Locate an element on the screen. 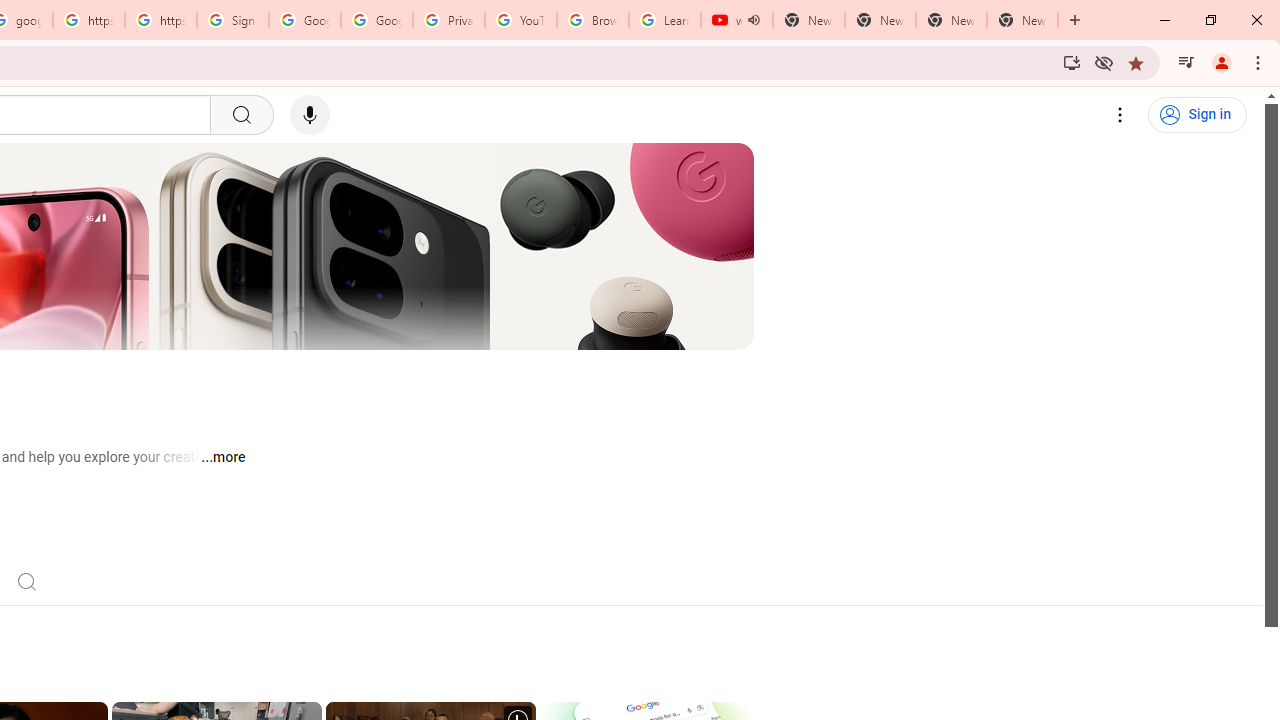 This screenshot has width=1280, height=720. 'YouTube' is located at coordinates (520, 20).